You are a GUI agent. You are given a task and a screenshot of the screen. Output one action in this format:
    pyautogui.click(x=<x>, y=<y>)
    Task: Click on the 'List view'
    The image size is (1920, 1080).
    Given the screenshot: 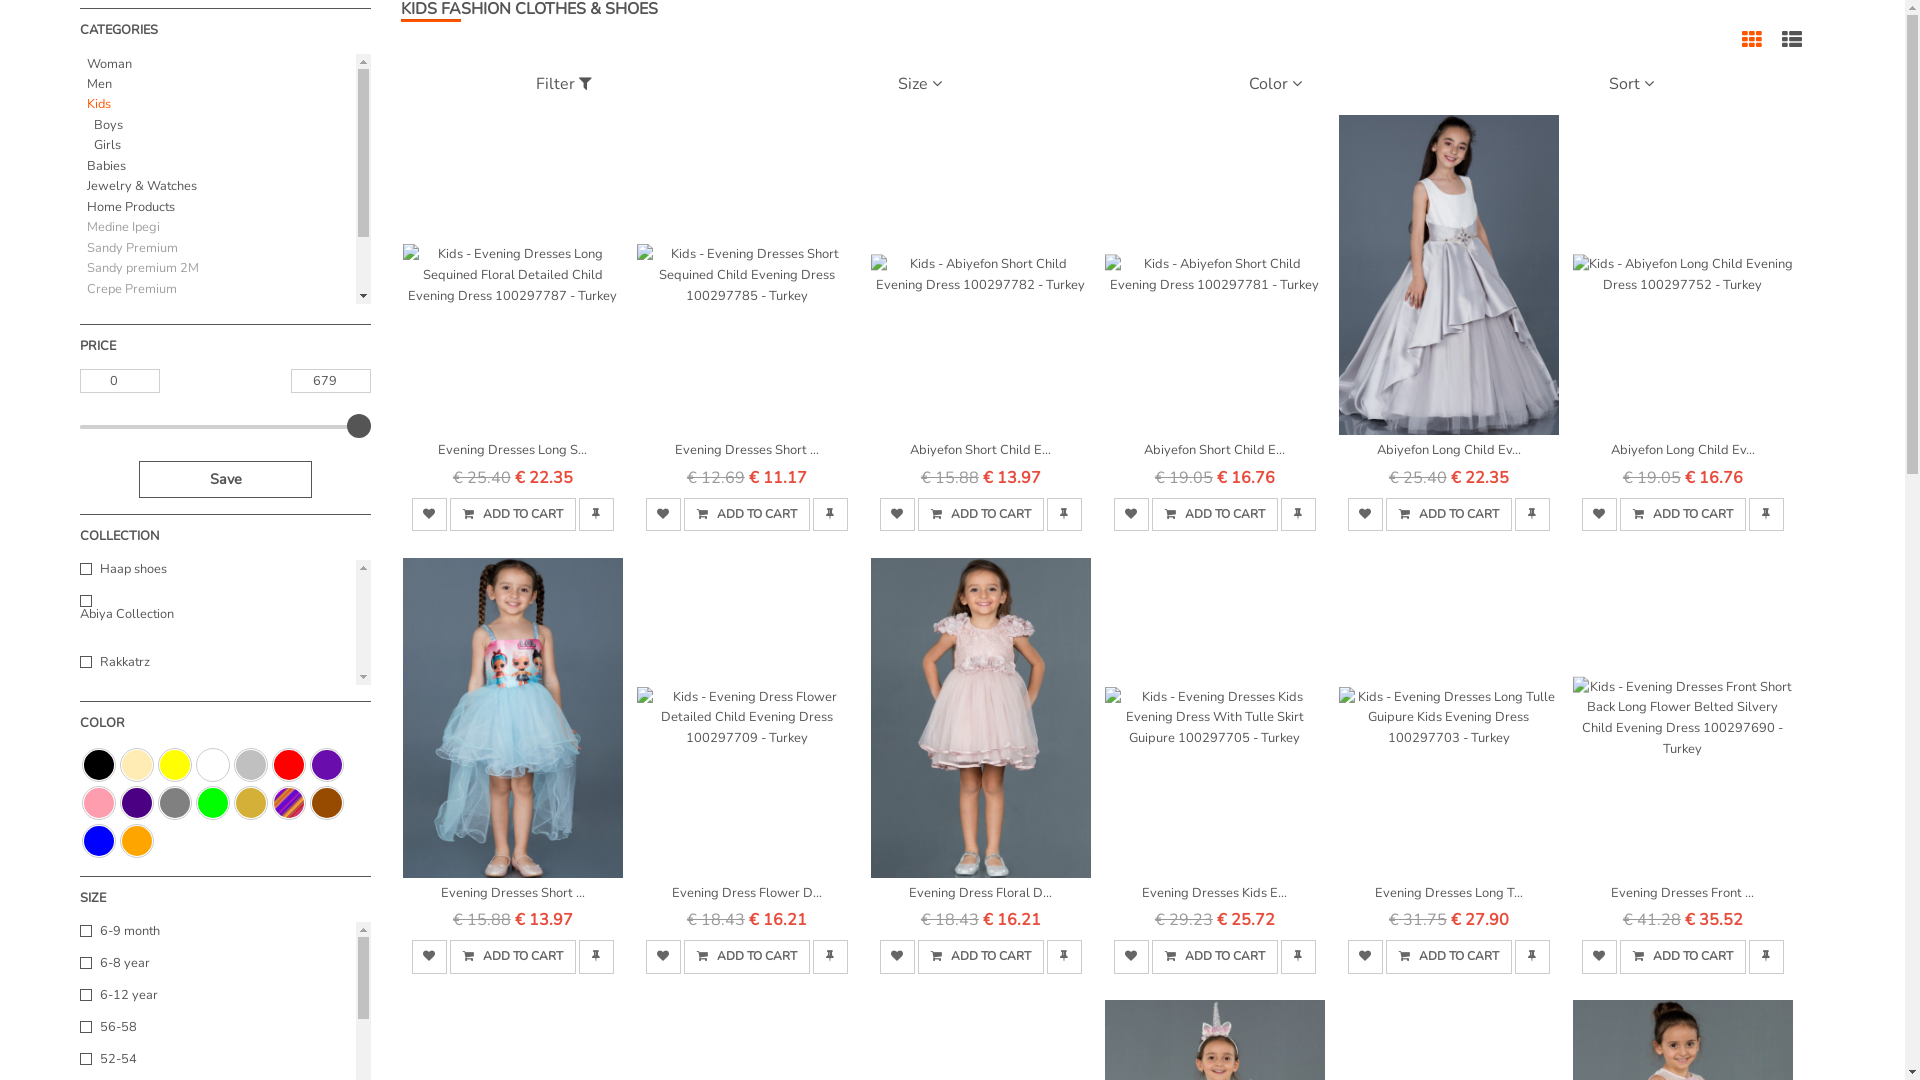 What is the action you would take?
    pyautogui.click(x=1791, y=42)
    